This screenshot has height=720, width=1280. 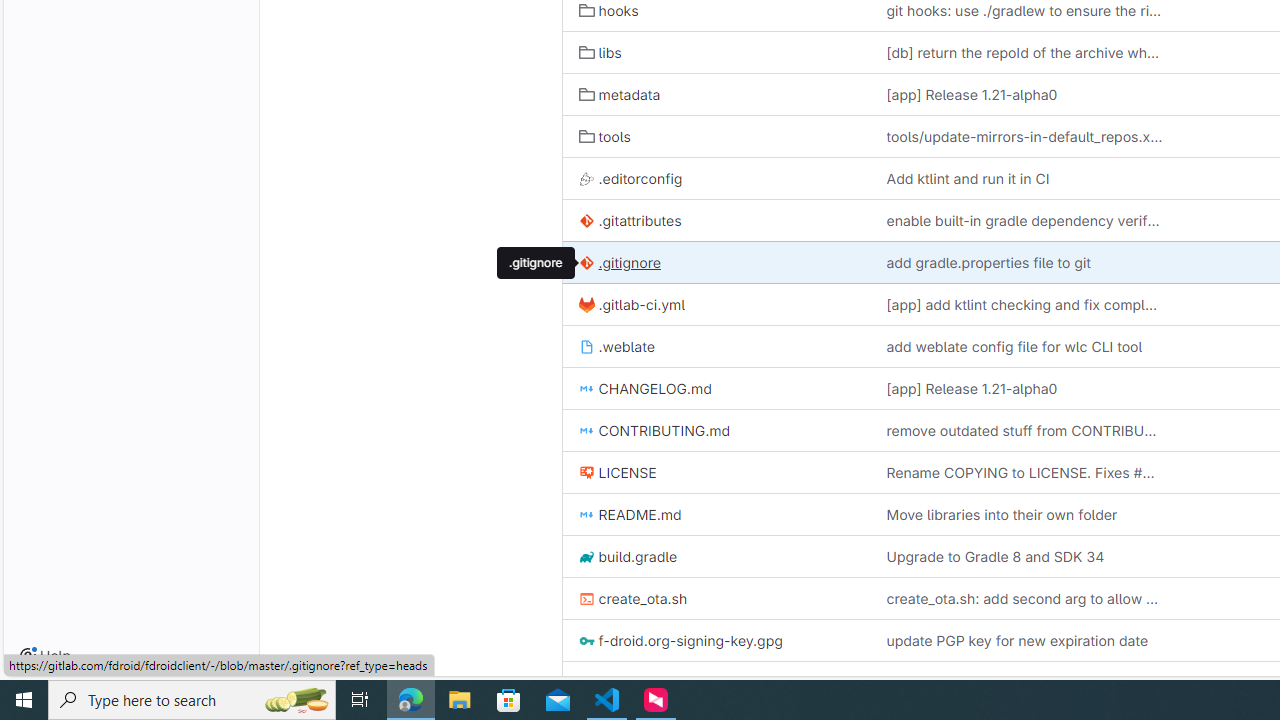 I want to click on 'remove outdated stuff from CONTRIBUTING.md', so click(x=1024, y=429).